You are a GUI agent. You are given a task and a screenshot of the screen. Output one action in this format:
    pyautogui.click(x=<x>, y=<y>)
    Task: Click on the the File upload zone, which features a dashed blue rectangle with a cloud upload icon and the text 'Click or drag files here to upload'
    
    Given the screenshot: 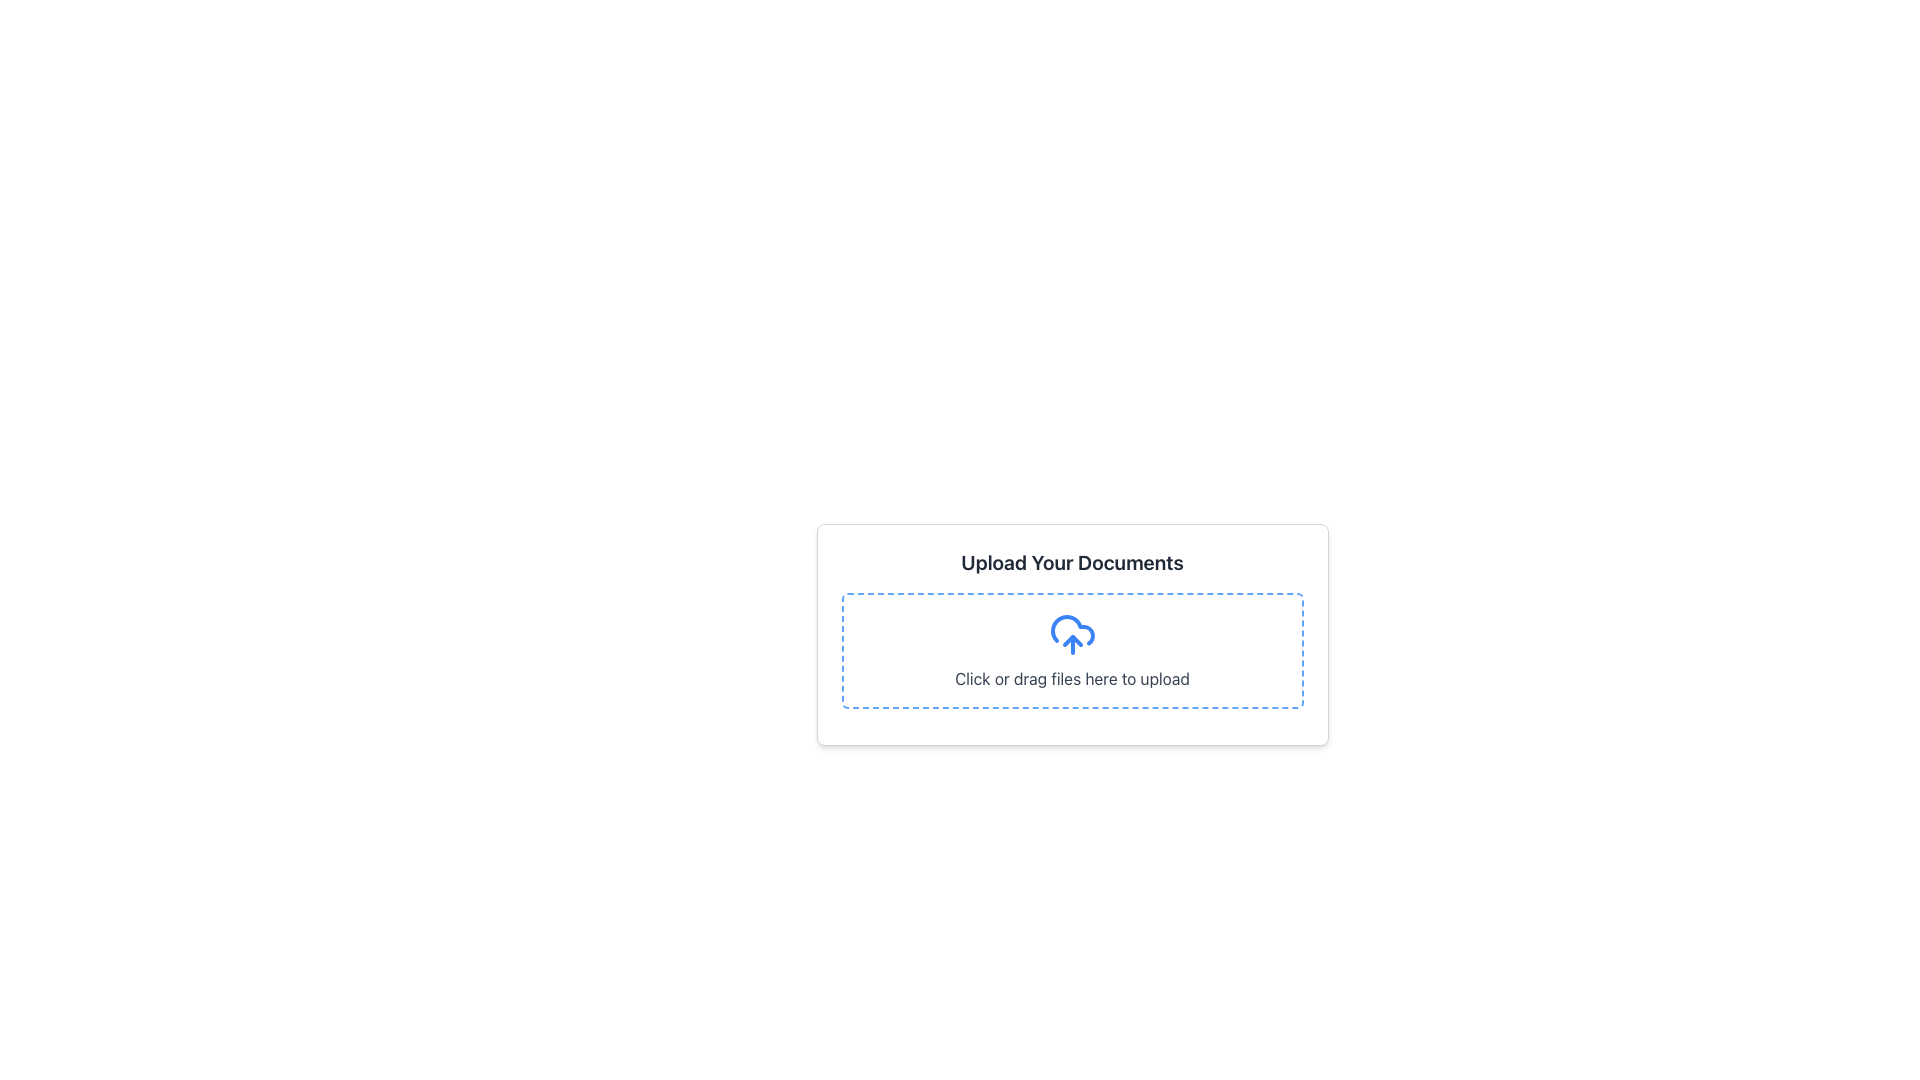 What is the action you would take?
    pyautogui.click(x=1071, y=635)
    